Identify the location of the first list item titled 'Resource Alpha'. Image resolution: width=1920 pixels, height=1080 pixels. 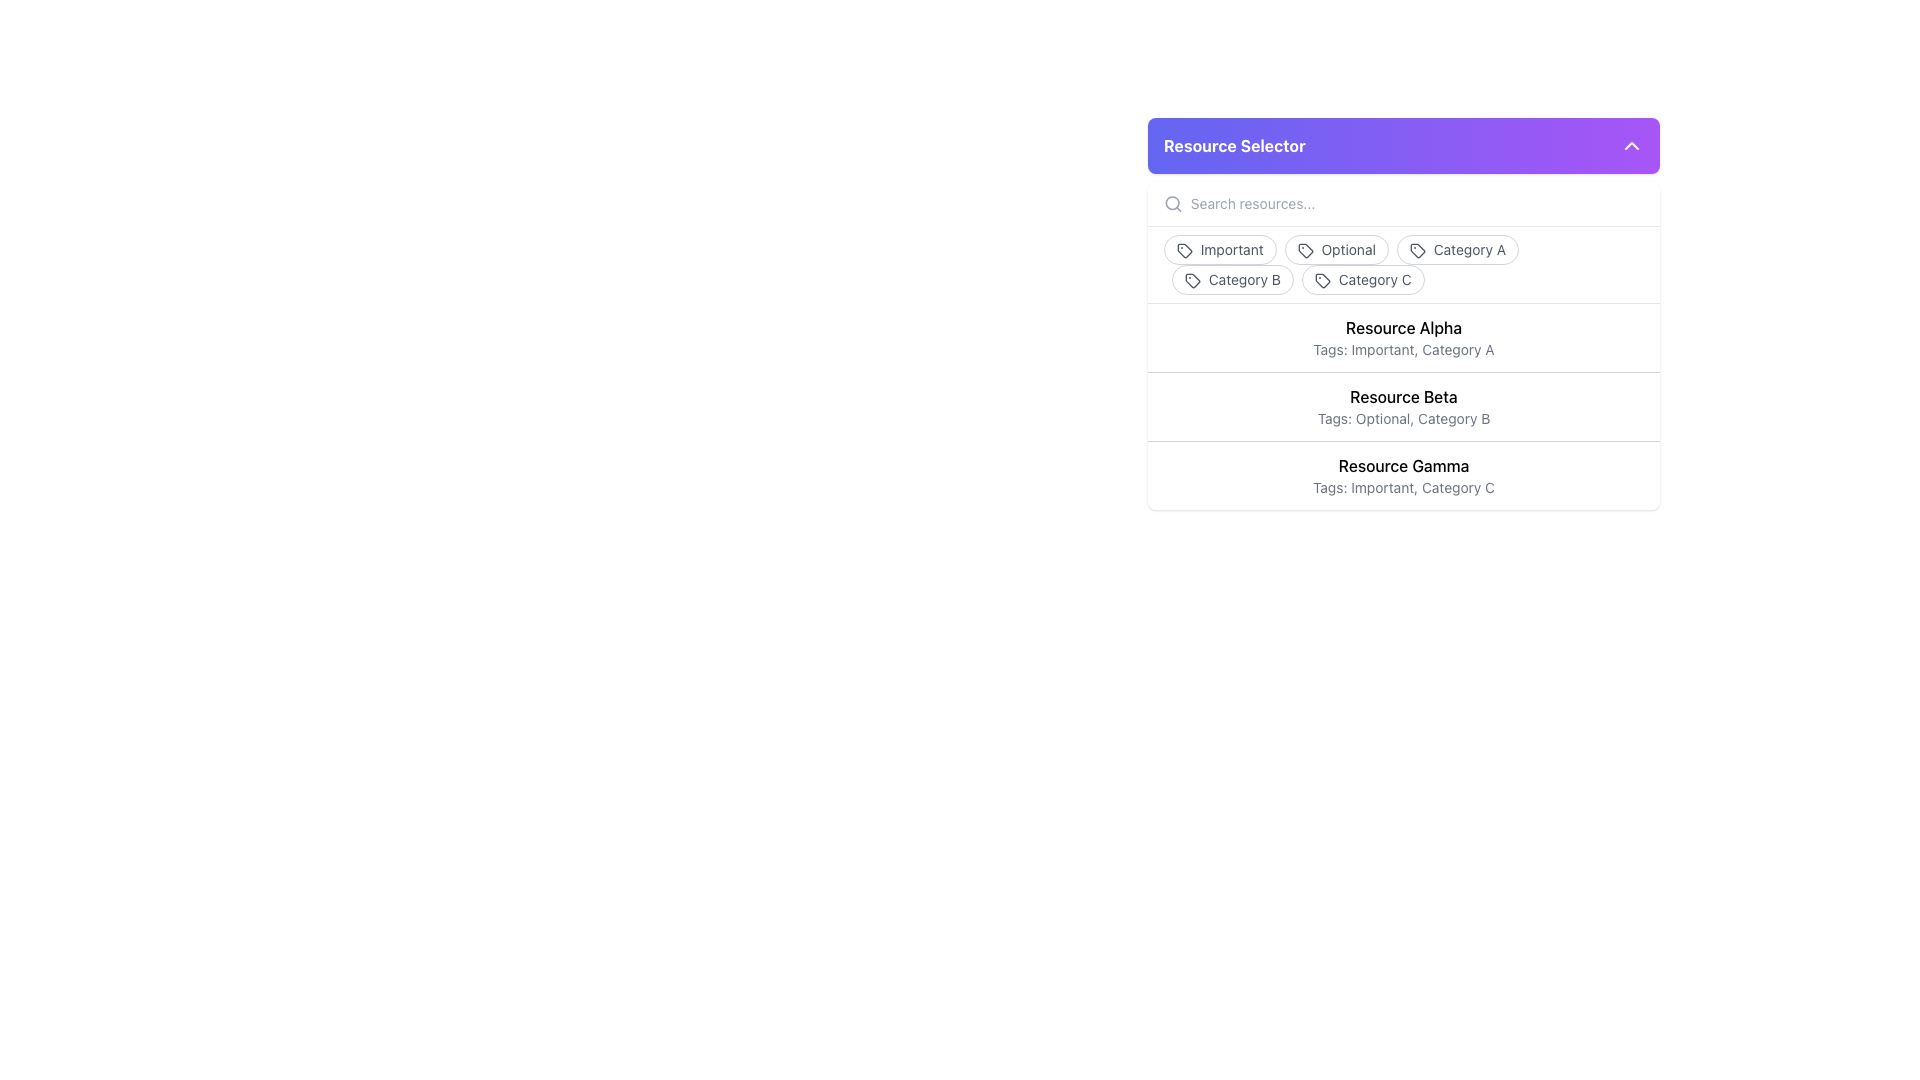
(1402, 337).